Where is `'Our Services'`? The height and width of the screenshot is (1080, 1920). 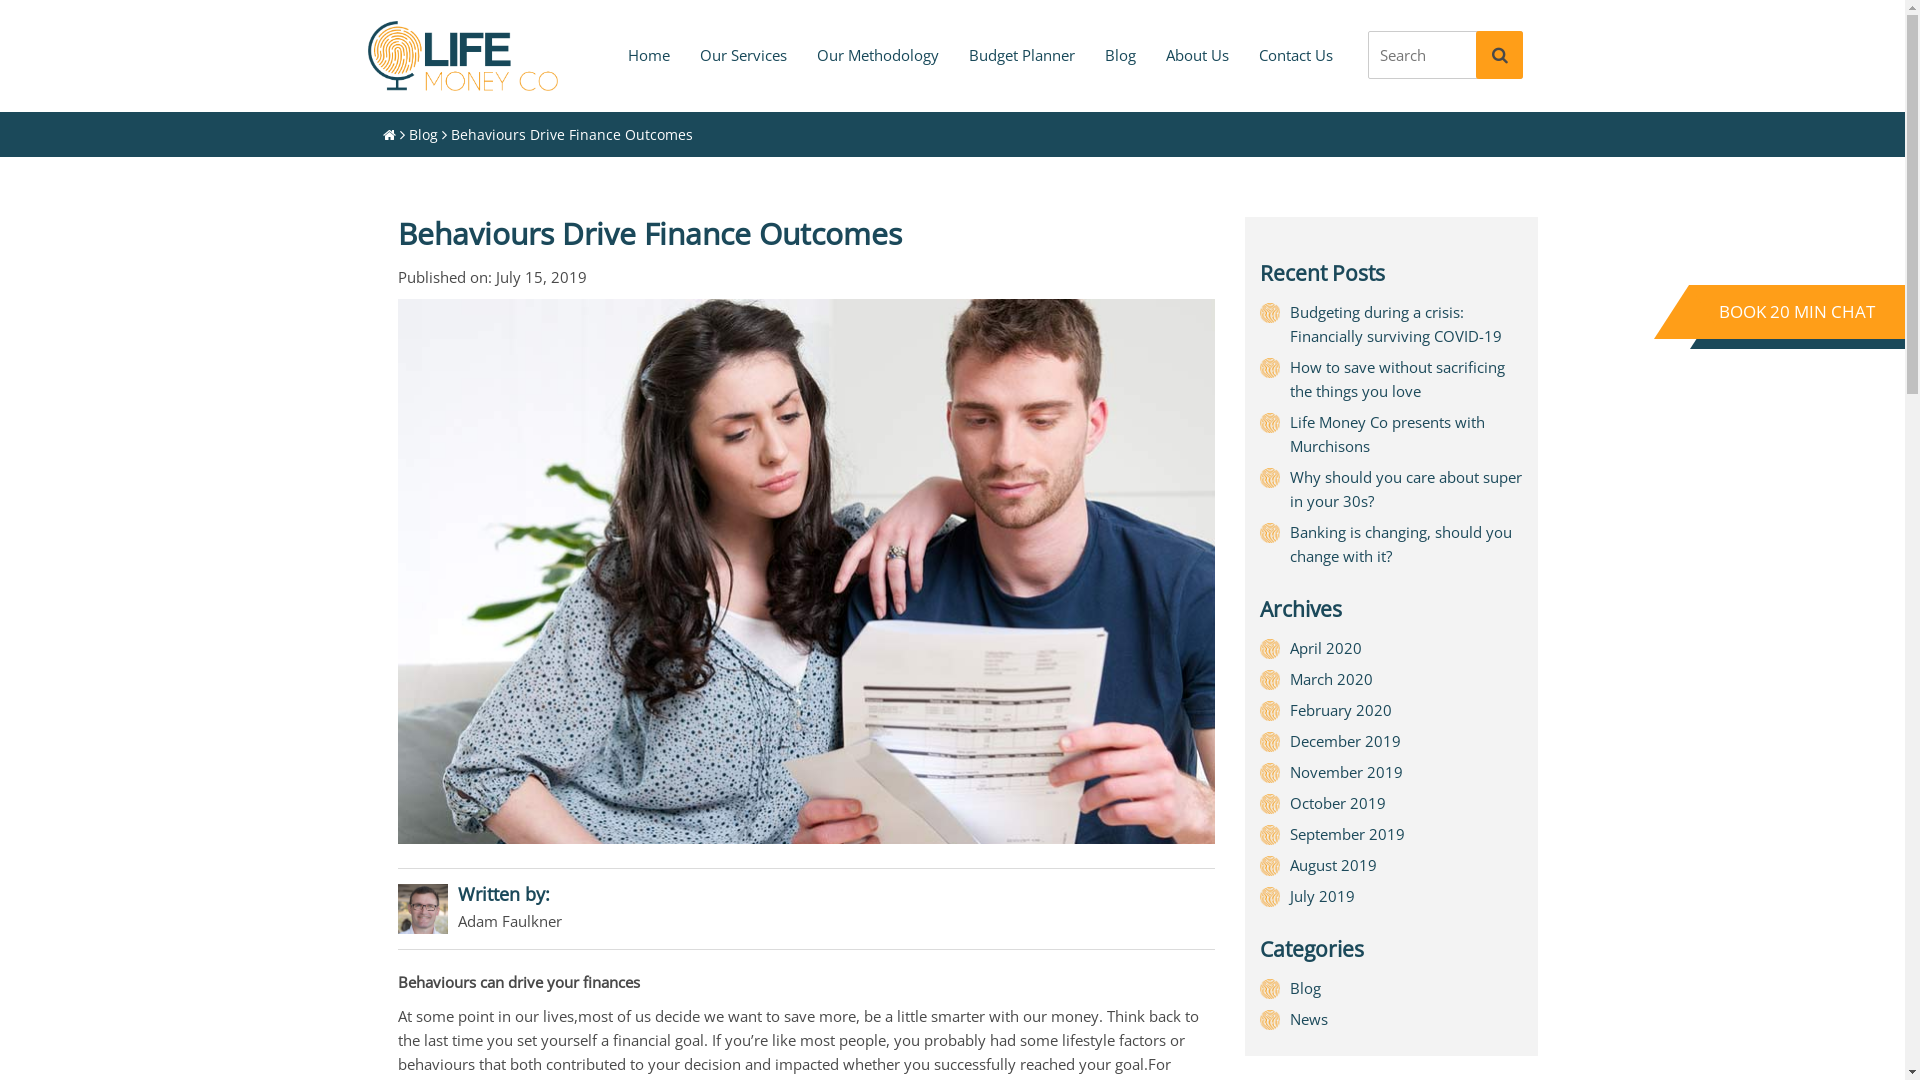 'Our Services' is located at coordinates (741, 53).